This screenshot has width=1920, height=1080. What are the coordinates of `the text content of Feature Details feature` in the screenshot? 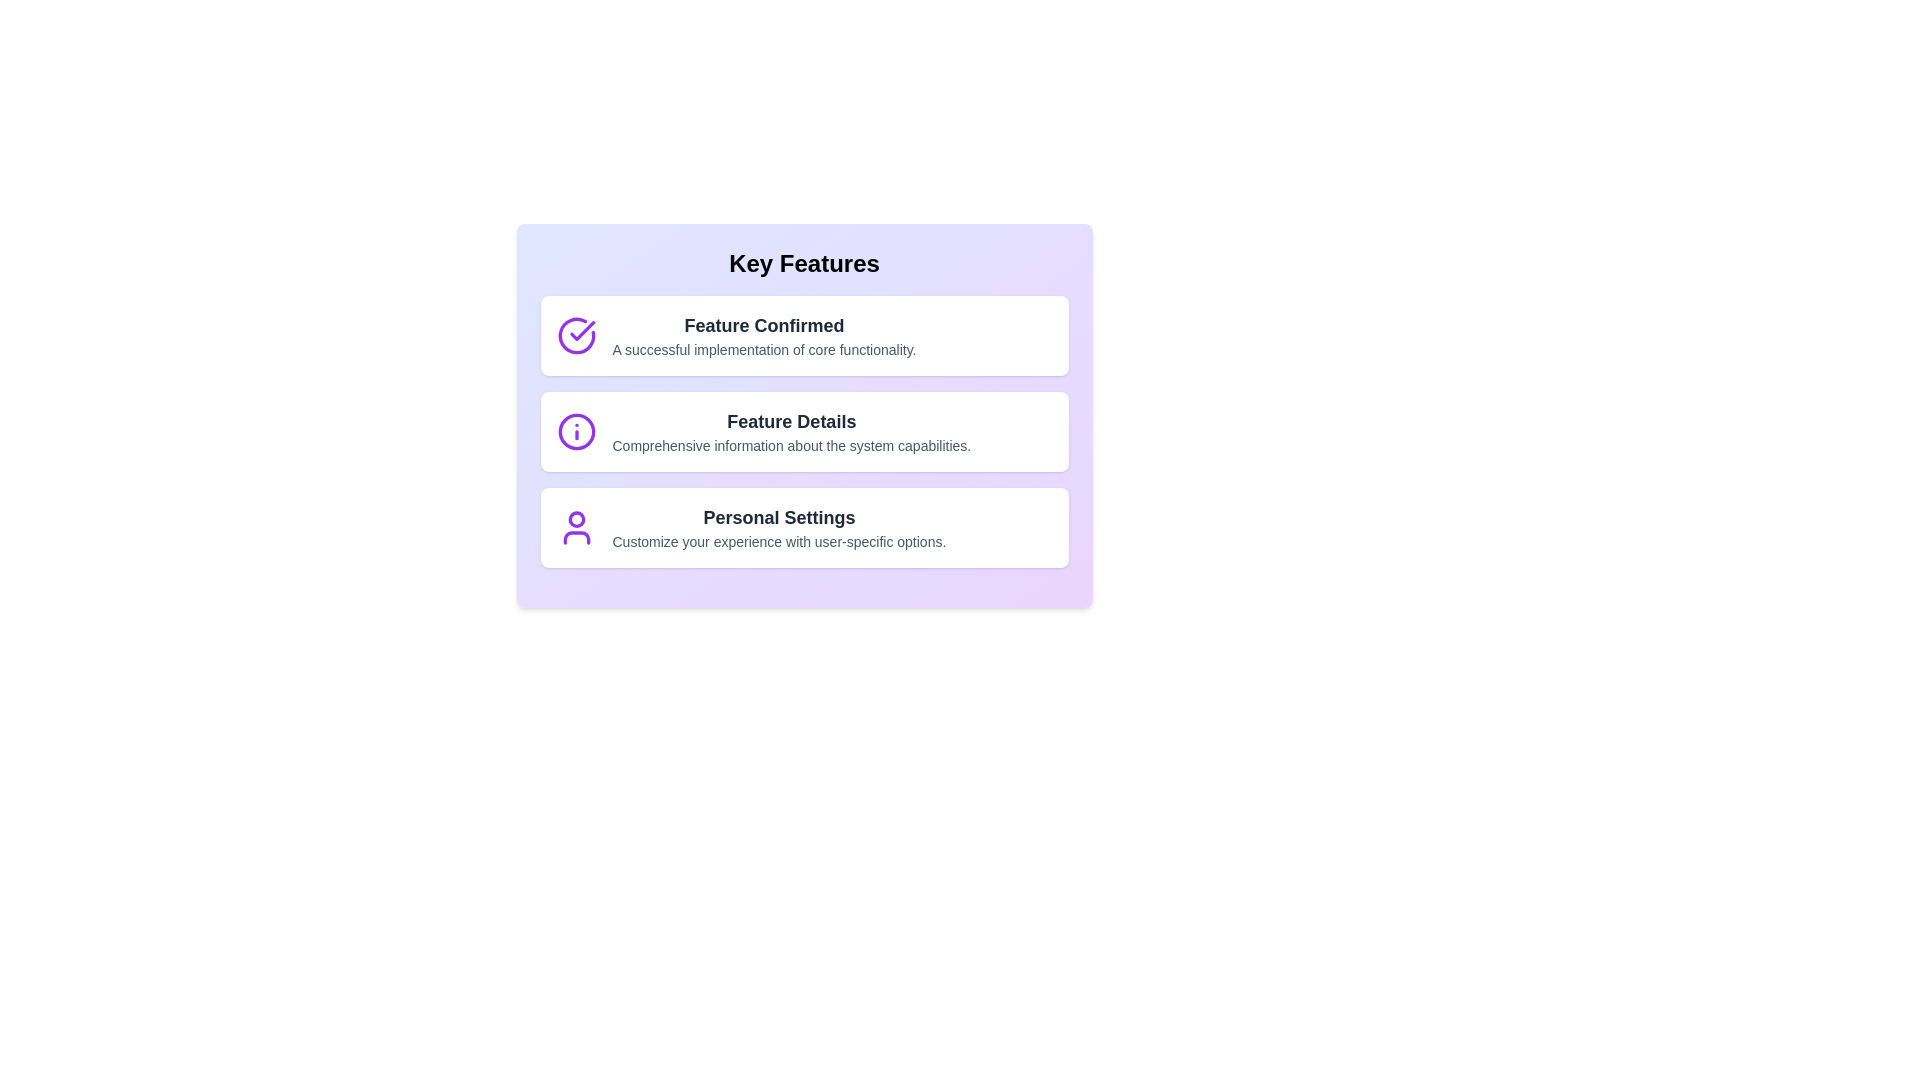 It's located at (804, 431).